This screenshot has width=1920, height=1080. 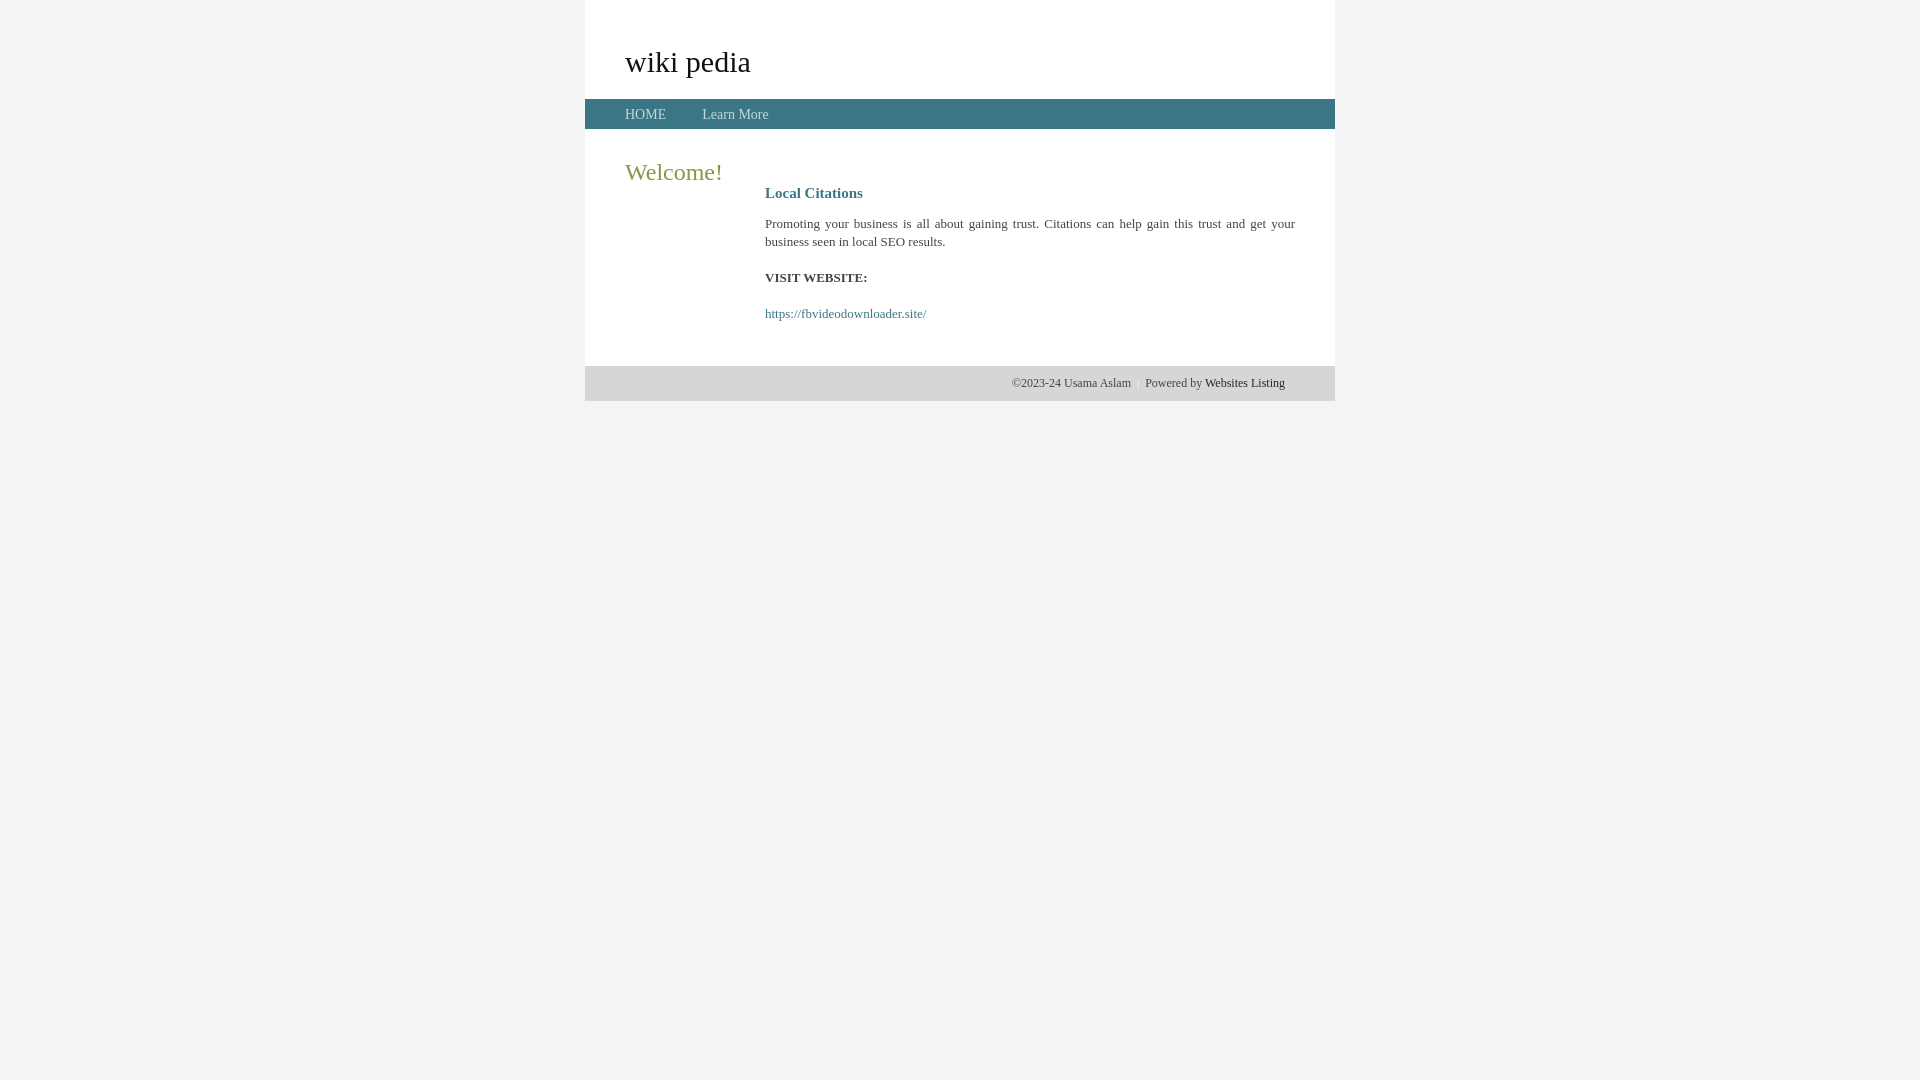 What do you see at coordinates (623, 60) in the screenshot?
I see `'wiki pedia'` at bounding box center [623, 60].